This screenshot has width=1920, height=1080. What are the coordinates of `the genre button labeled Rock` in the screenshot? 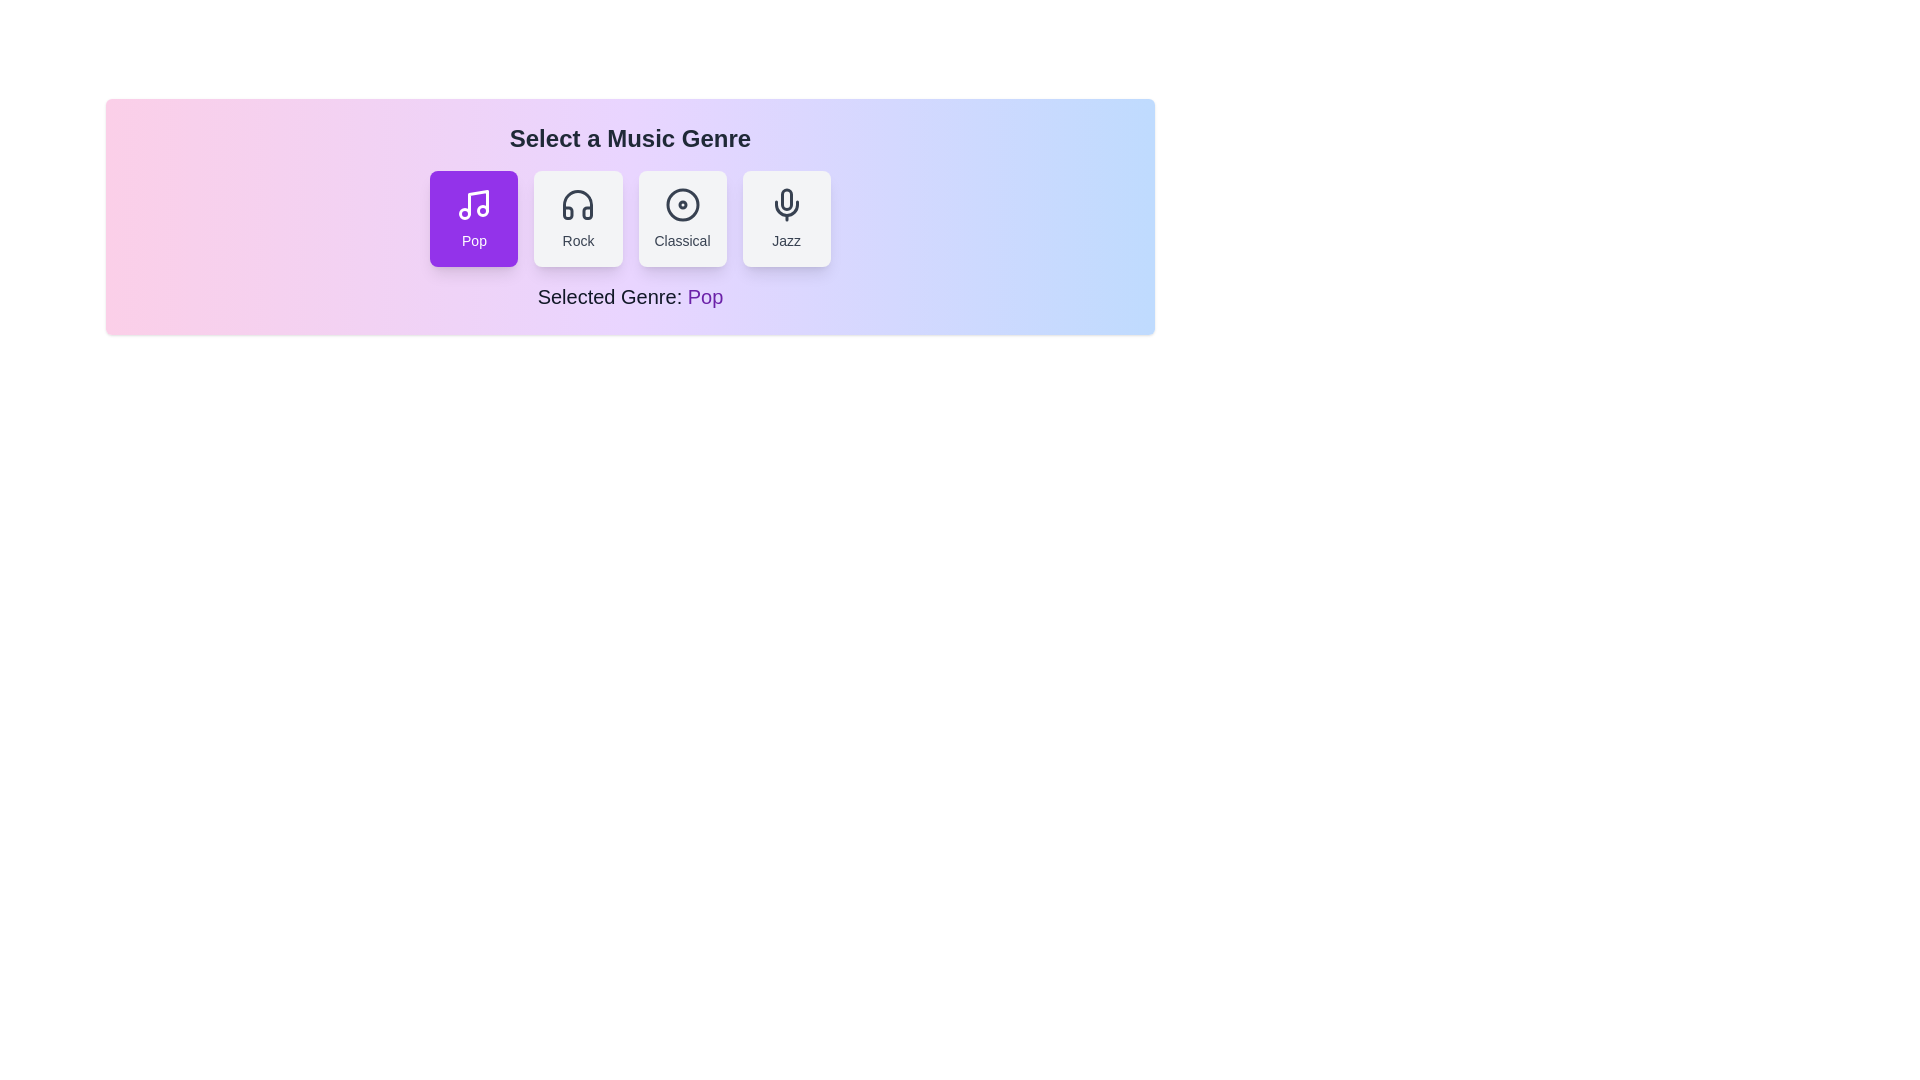 It's located at (576, 219).